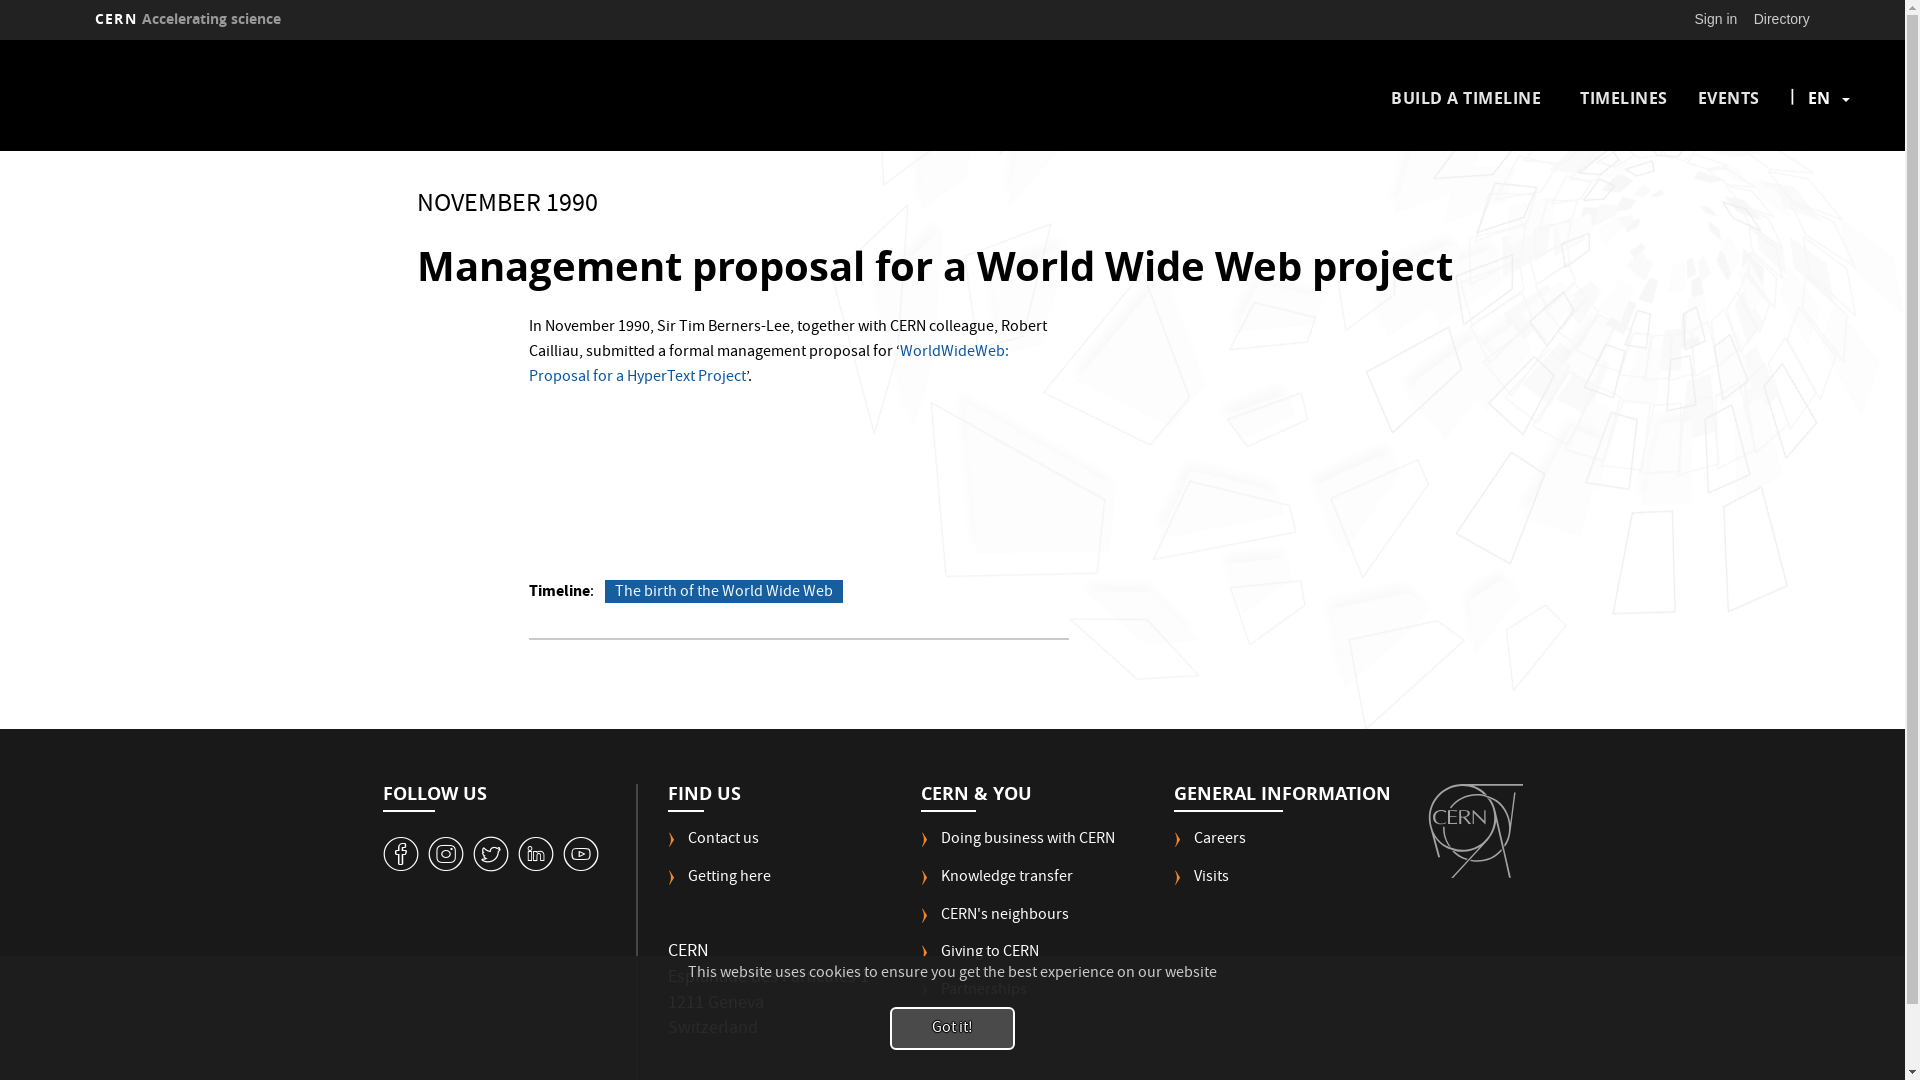 Image resolution: width=1920 pixels, height=1080 pixels. What do you see at coordinates (1200, 885) in the screenshot?
I see `'Visits'` at bounding box center [1200, 885].